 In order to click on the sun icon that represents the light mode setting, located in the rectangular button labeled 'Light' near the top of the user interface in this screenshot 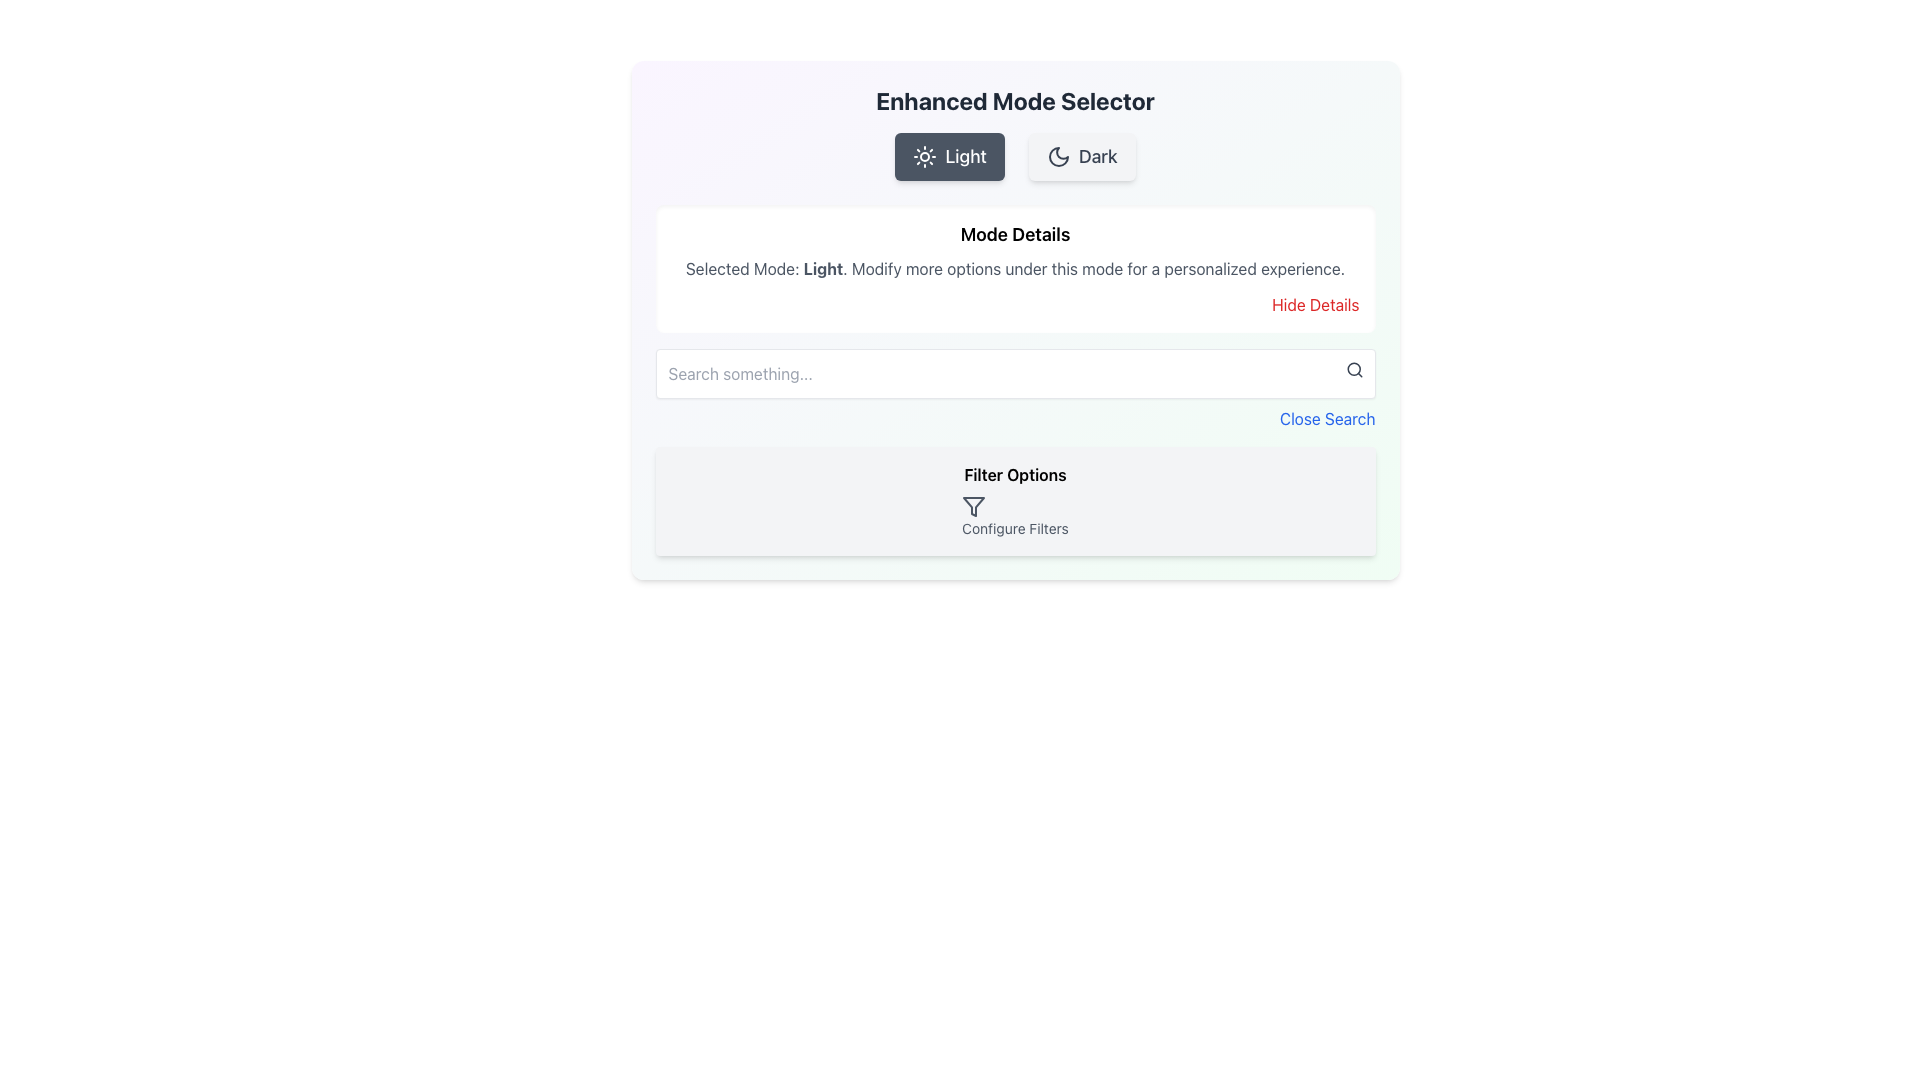, I will do `click(924, 156)`.